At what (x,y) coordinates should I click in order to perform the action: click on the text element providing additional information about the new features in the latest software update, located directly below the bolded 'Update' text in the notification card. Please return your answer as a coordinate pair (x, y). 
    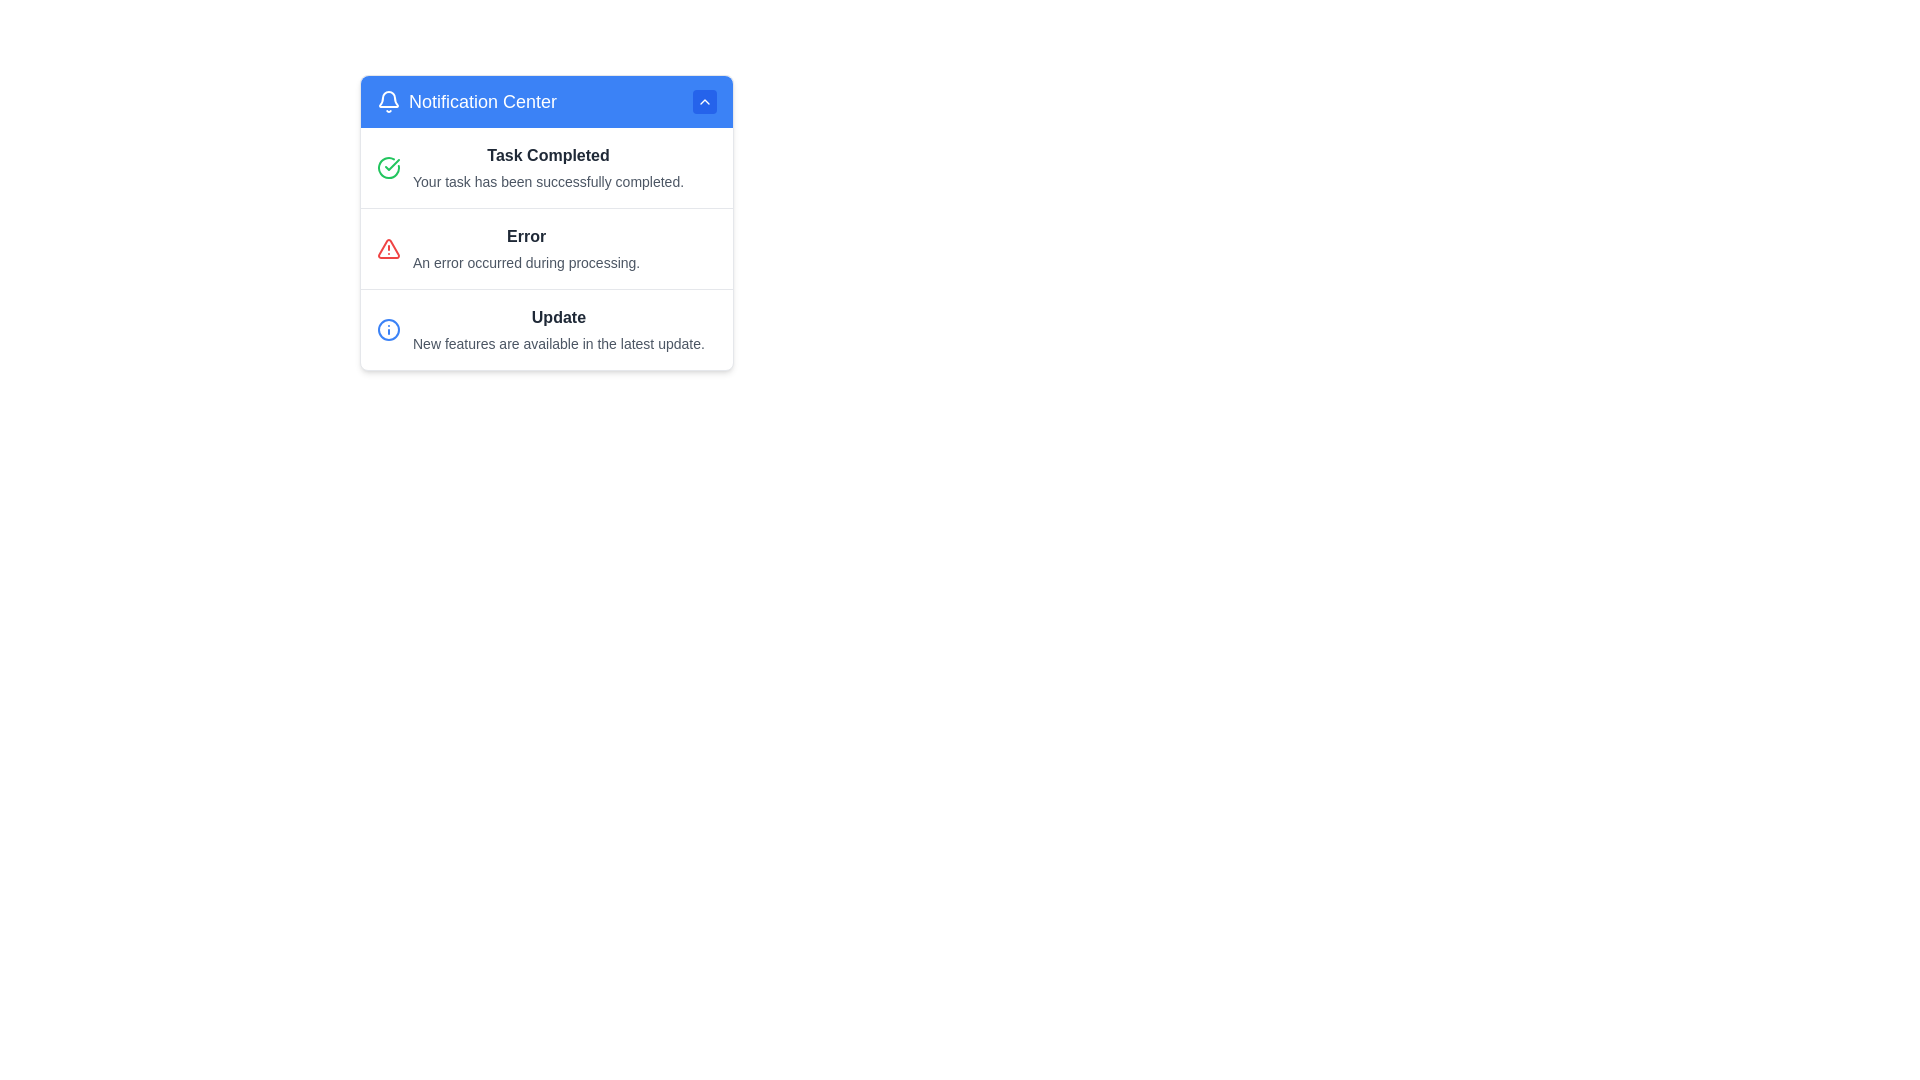
    Looking at the image, I should click on (558, 342).